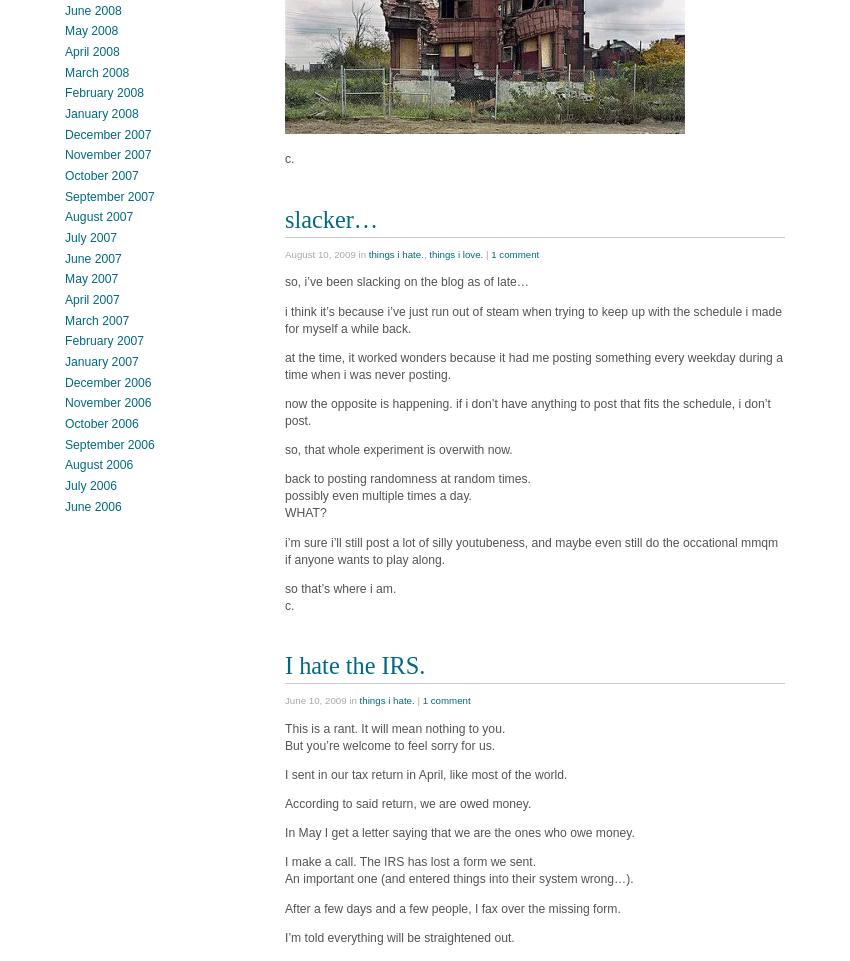 This screenshot has height=961, width=850. Describe the element at coordinates (425, 252) in the screenshot. I see `','` at that location.